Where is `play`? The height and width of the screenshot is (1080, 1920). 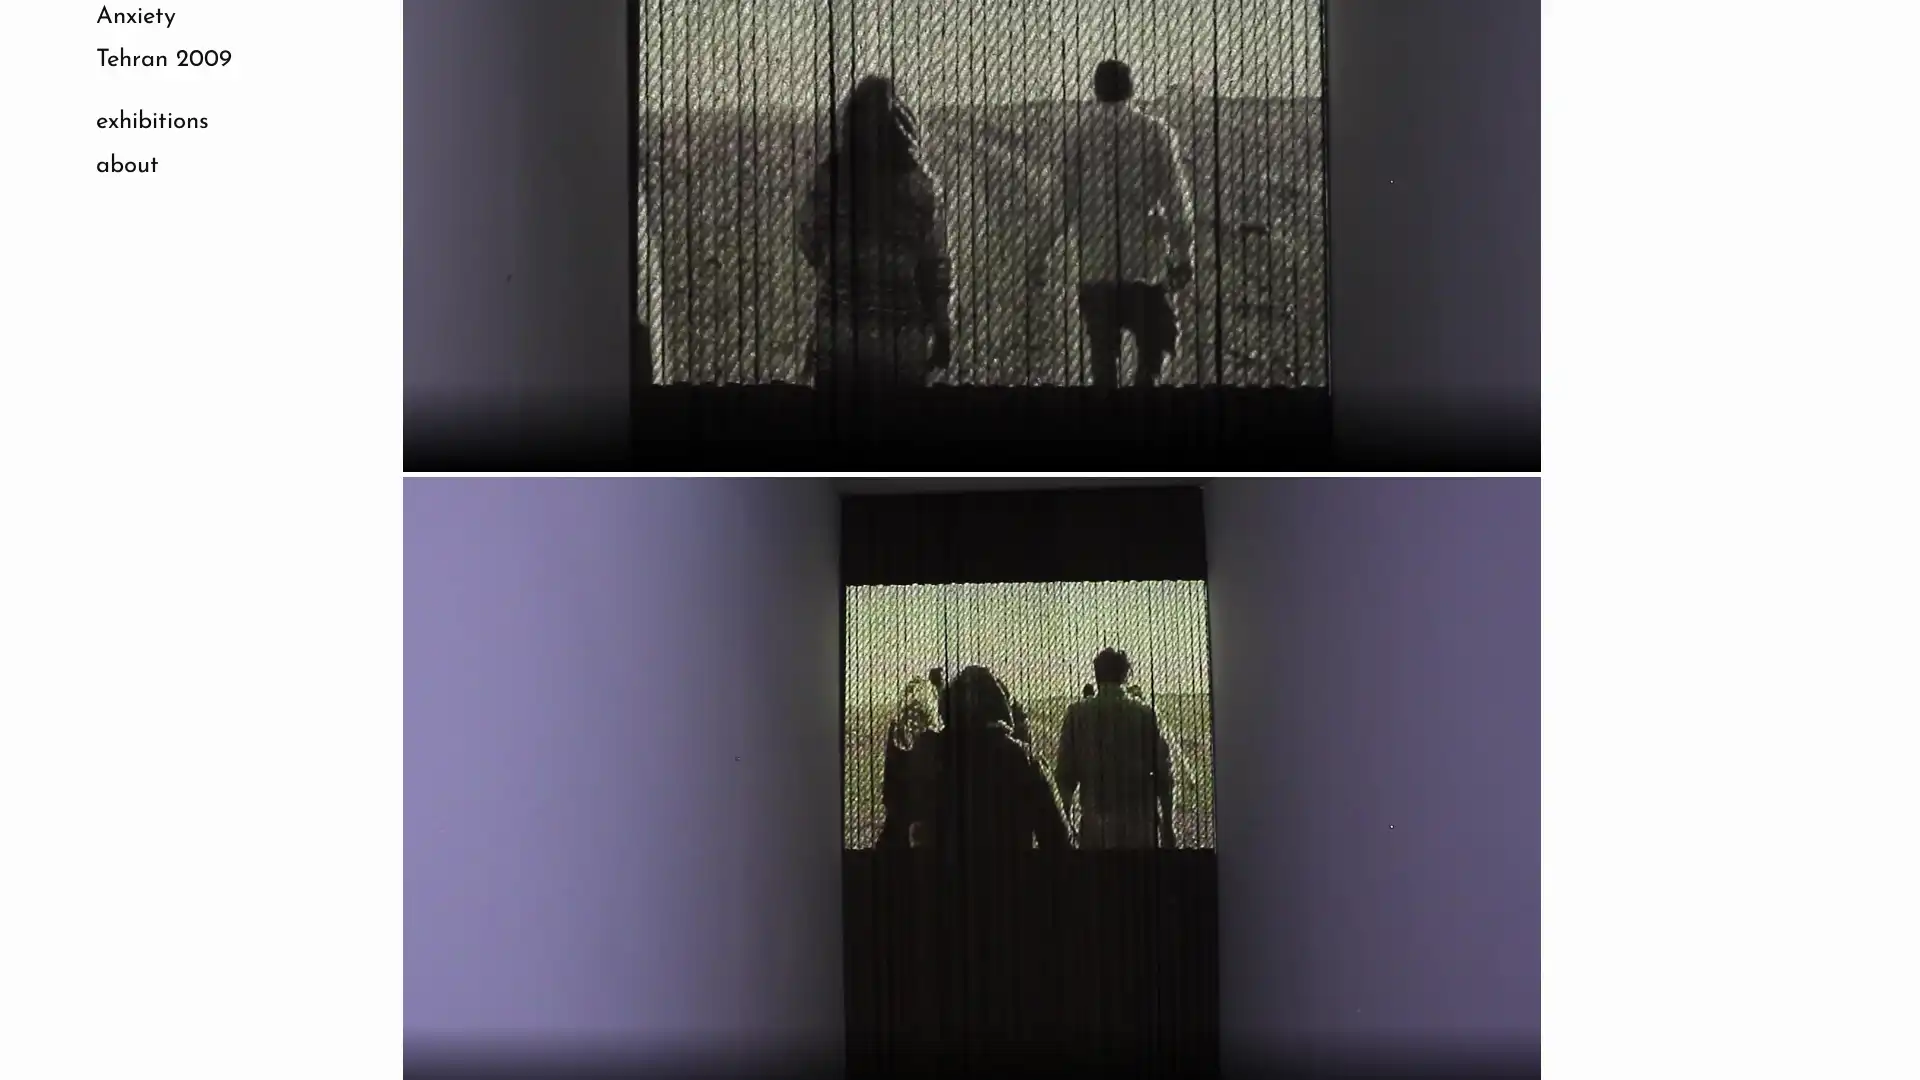 play is located at coordinates (426, 422).